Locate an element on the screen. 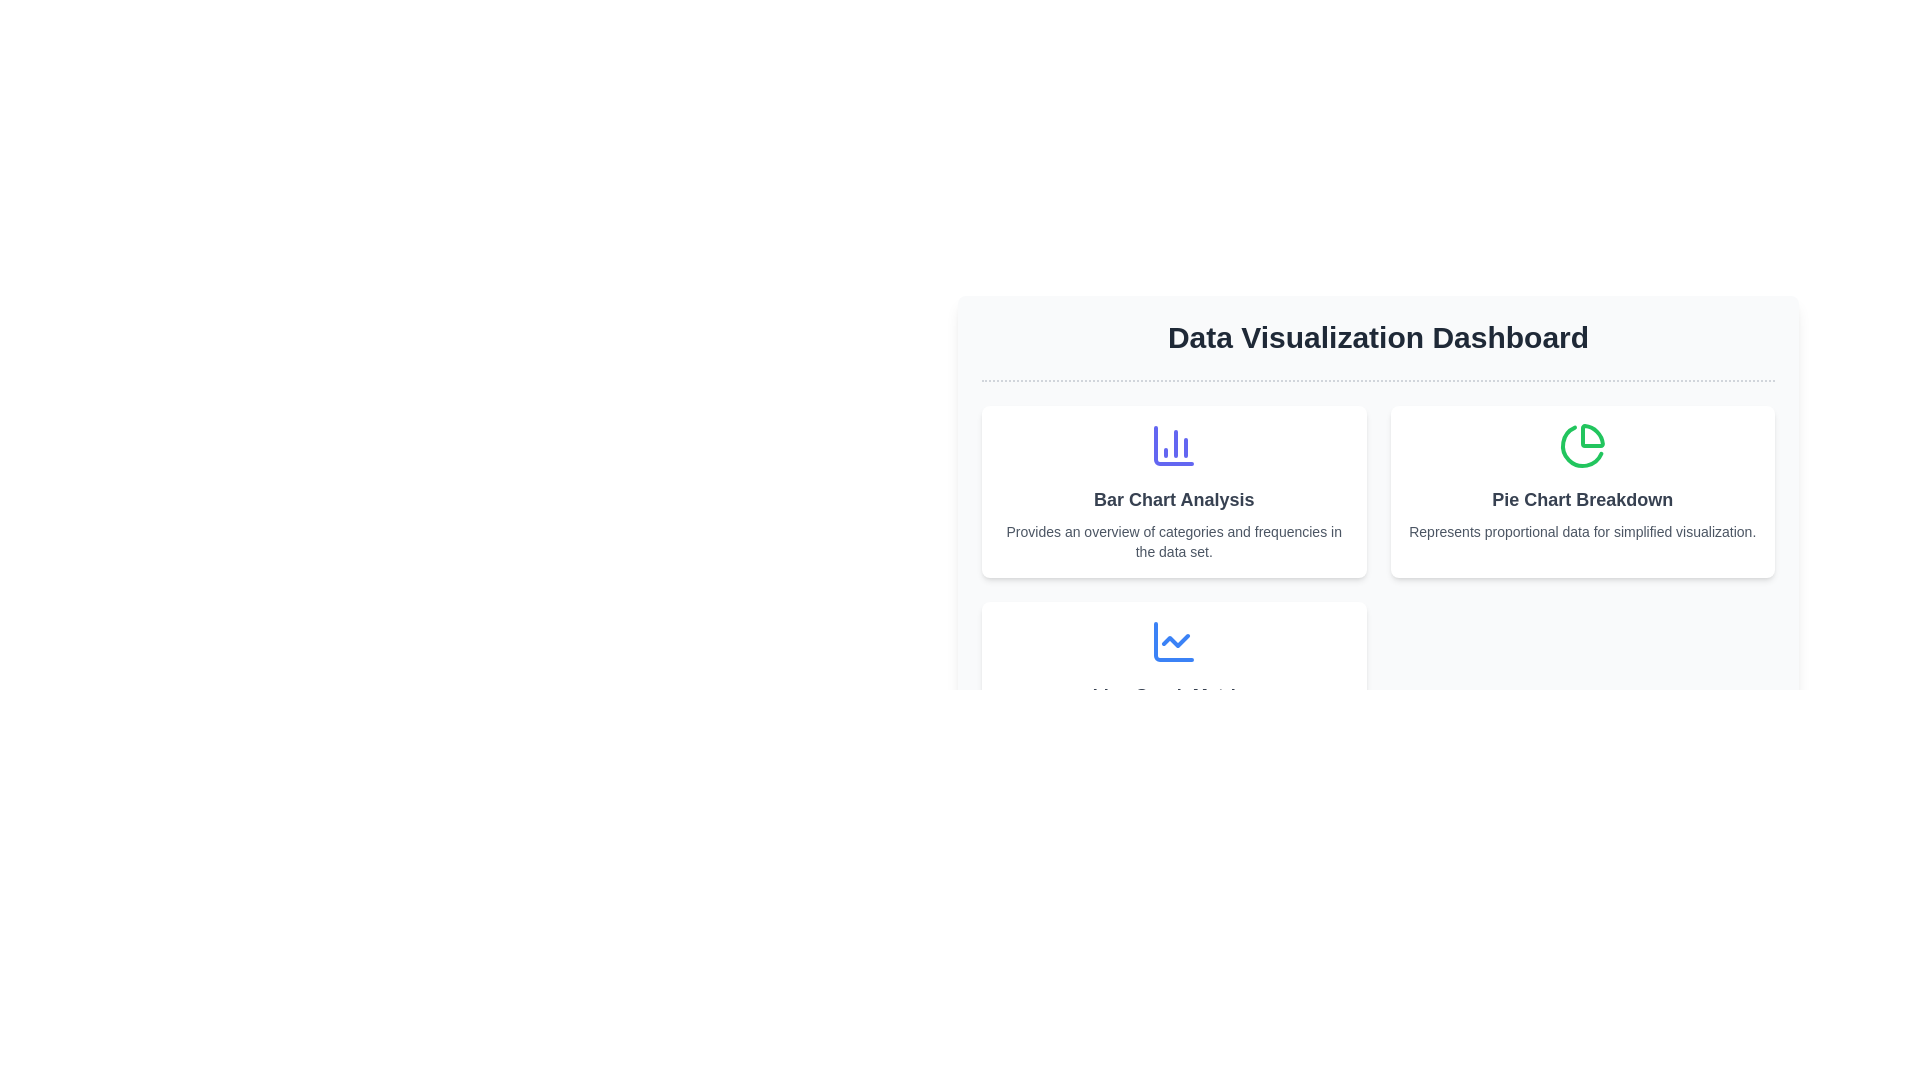 This screenshot has width=1920, height=1080. small blue graphical icon segment, which has a pointed arrow-like structure and is located within the leftmost card on the second row of the dashboard interface under the 'Bar Chart Analysis' section is located at coordinates (1176, 640).